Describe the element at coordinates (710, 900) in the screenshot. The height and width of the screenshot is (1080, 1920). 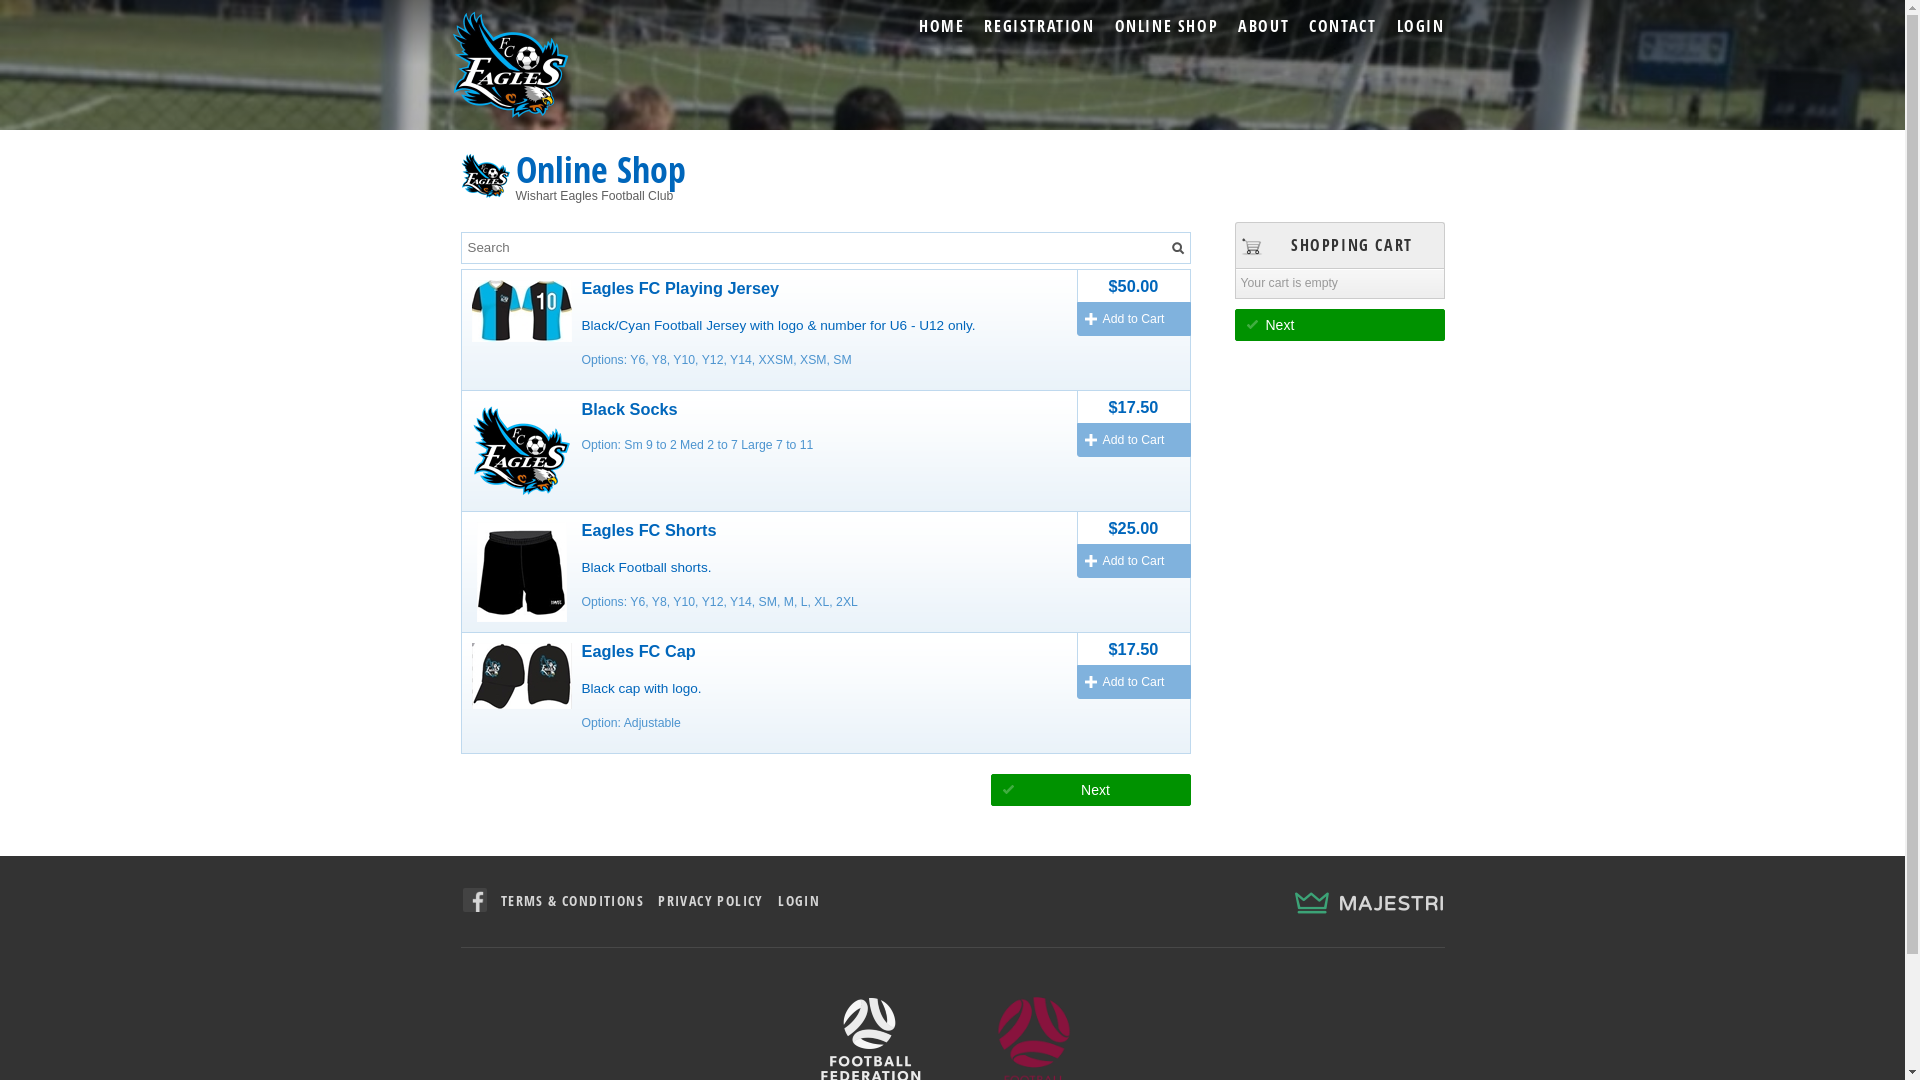
I see `'PRIVACY POLICY'` at that location.